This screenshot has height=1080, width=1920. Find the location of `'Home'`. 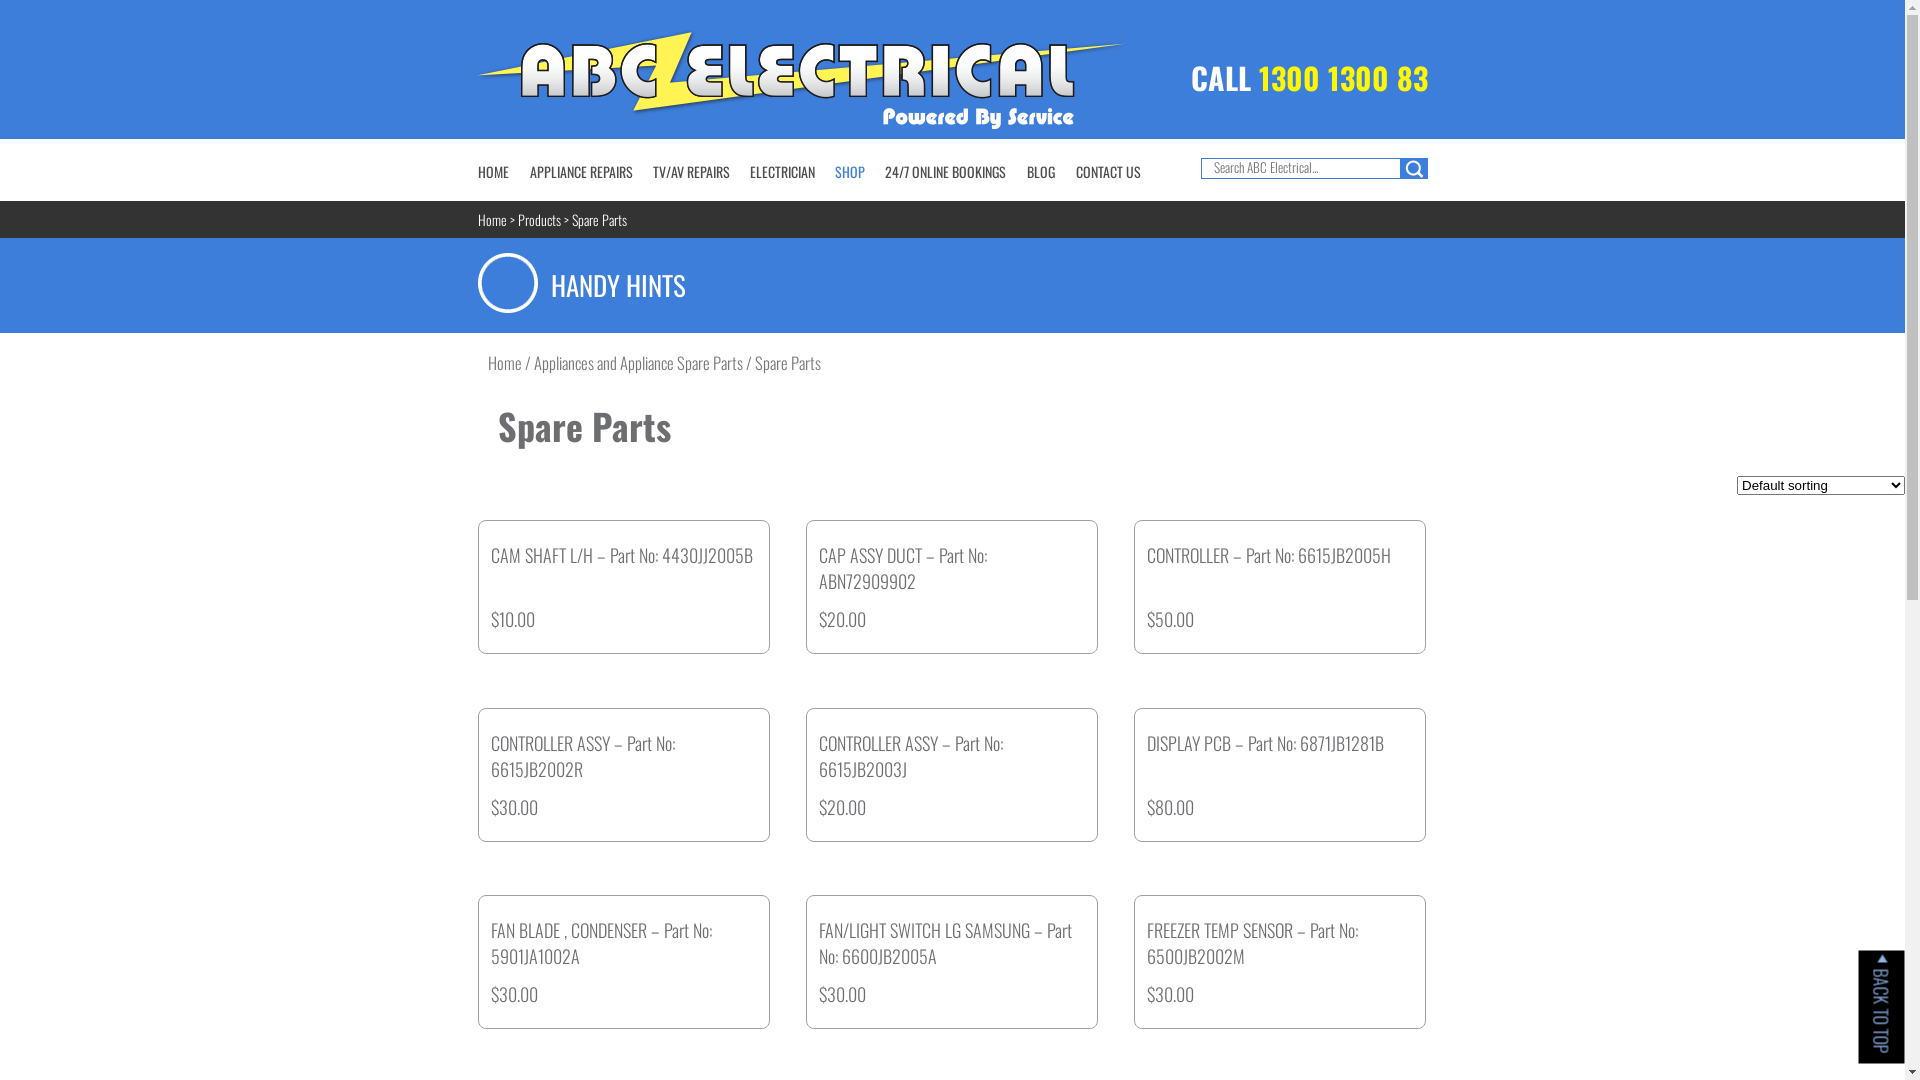

'Home' is located at coordinates (492, 219).